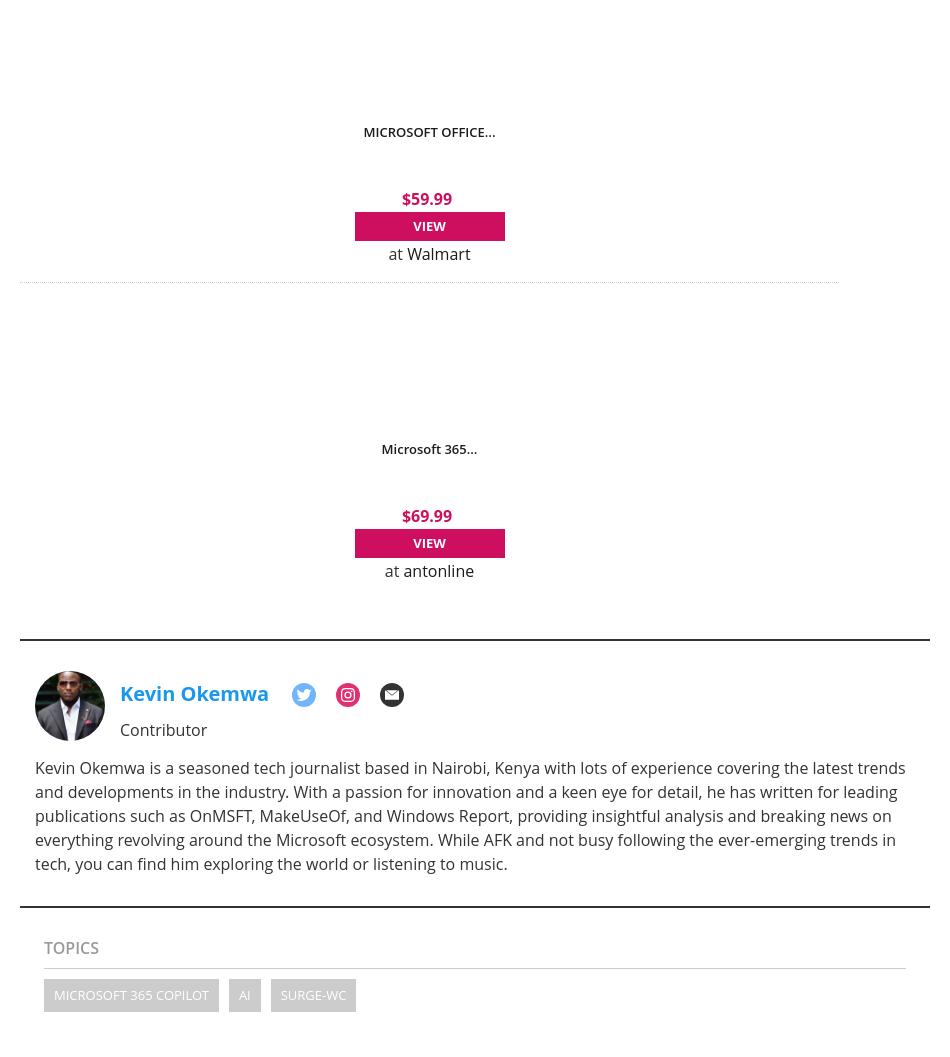  Describe the element at coordinates (163, 728) in the screenshot. I see `'Contributor'` at that location.